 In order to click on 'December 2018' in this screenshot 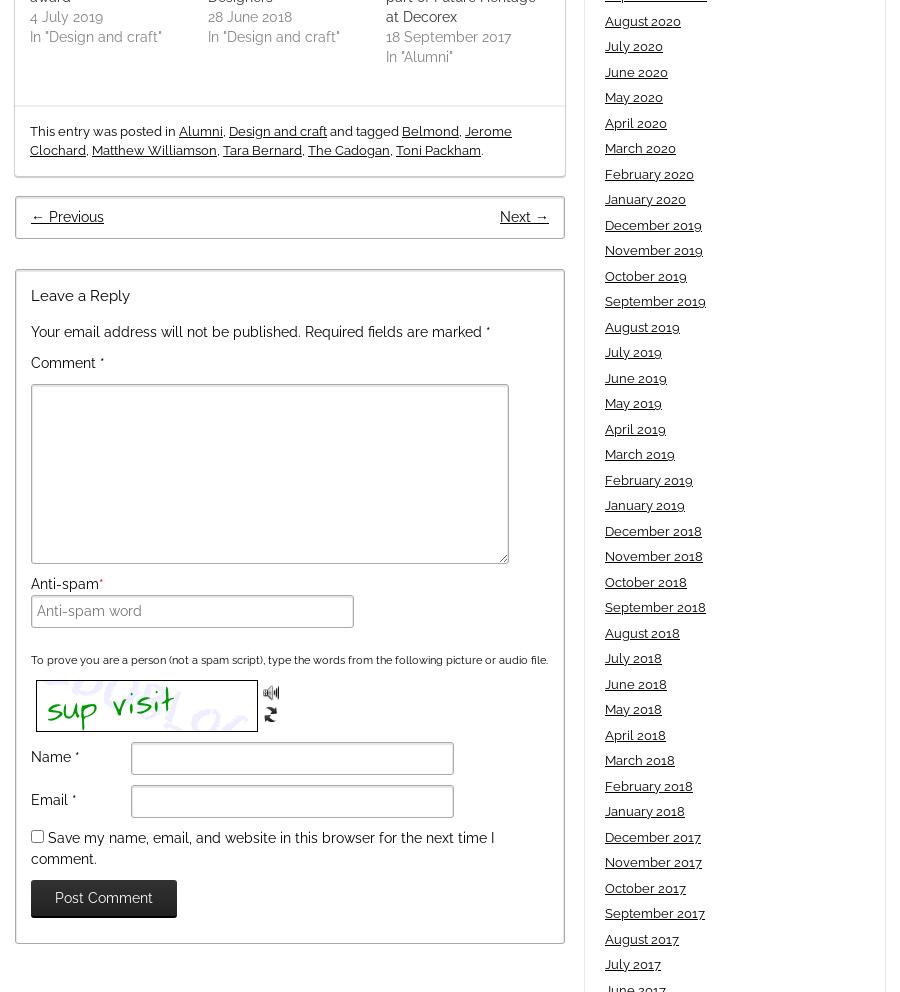, I will do `click(653, 529)`.